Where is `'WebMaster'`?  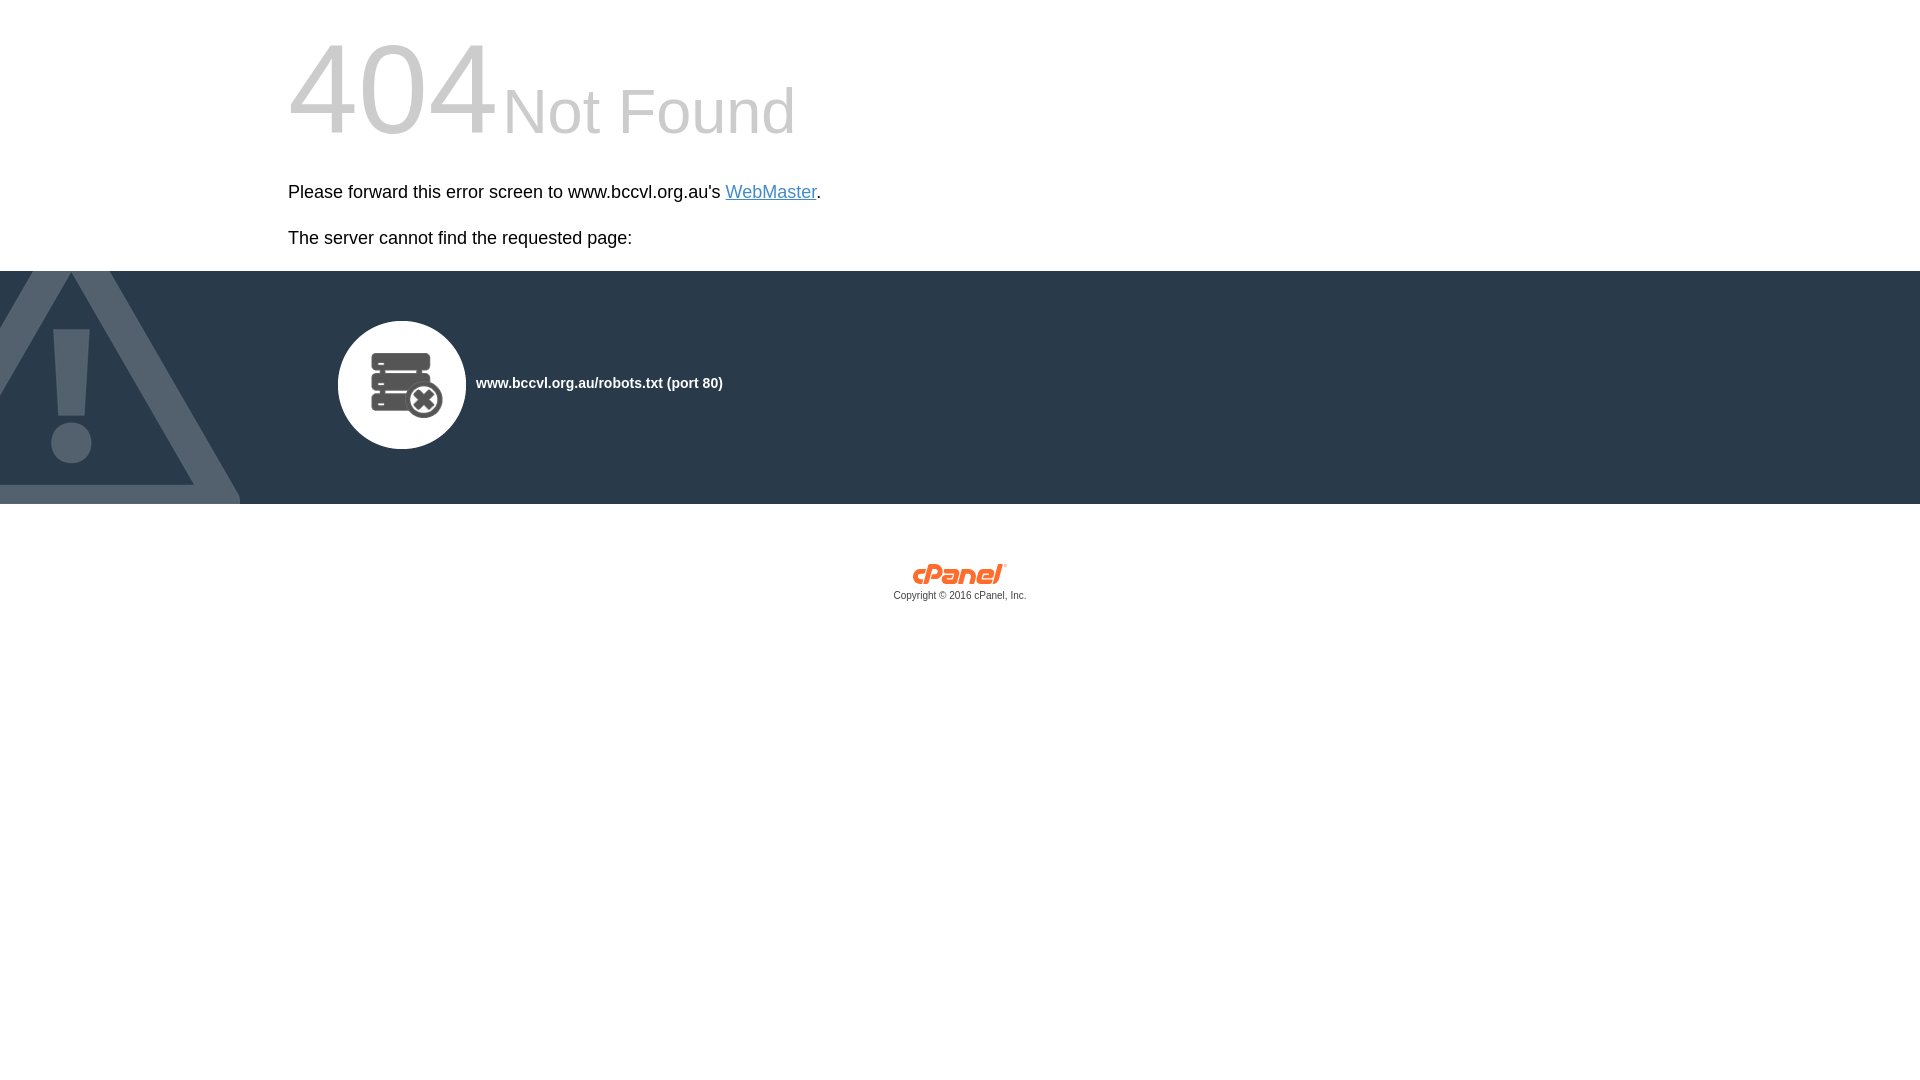
'WebMaster' is located at coordinates (724, 192).